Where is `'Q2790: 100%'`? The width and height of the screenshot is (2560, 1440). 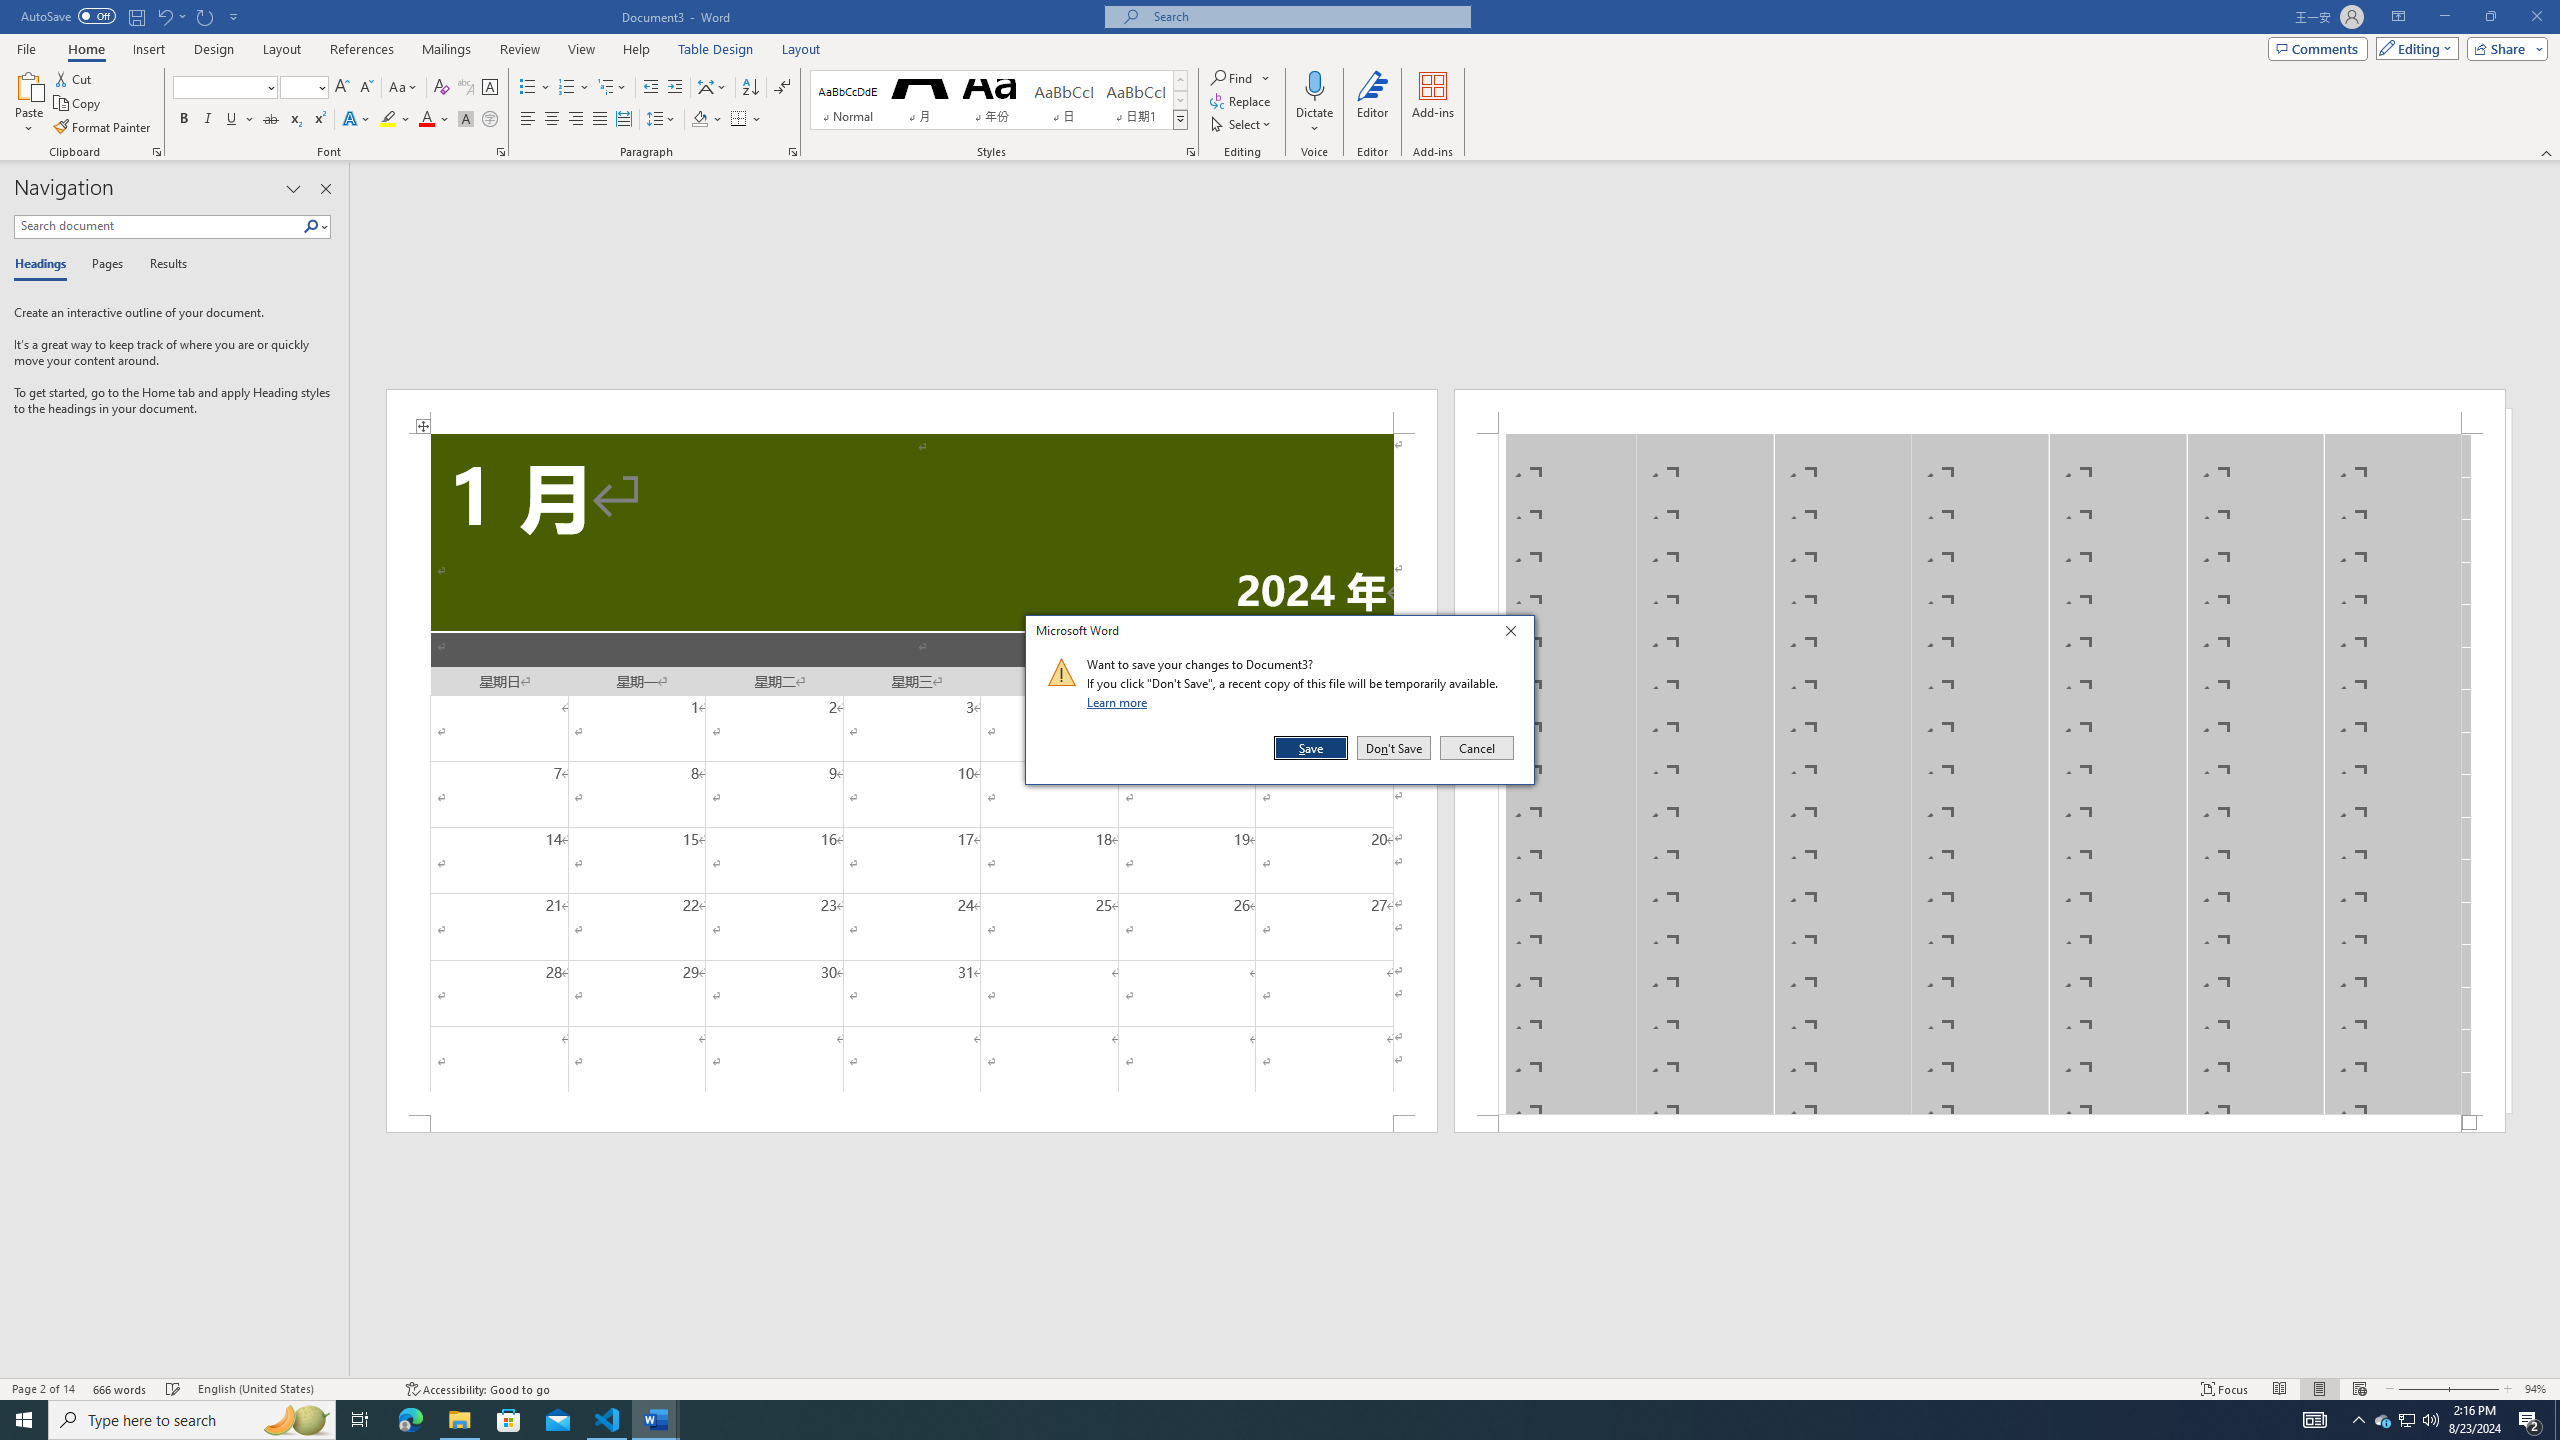 'Q2790: 100%' is located at coordinates (2429, 1418).